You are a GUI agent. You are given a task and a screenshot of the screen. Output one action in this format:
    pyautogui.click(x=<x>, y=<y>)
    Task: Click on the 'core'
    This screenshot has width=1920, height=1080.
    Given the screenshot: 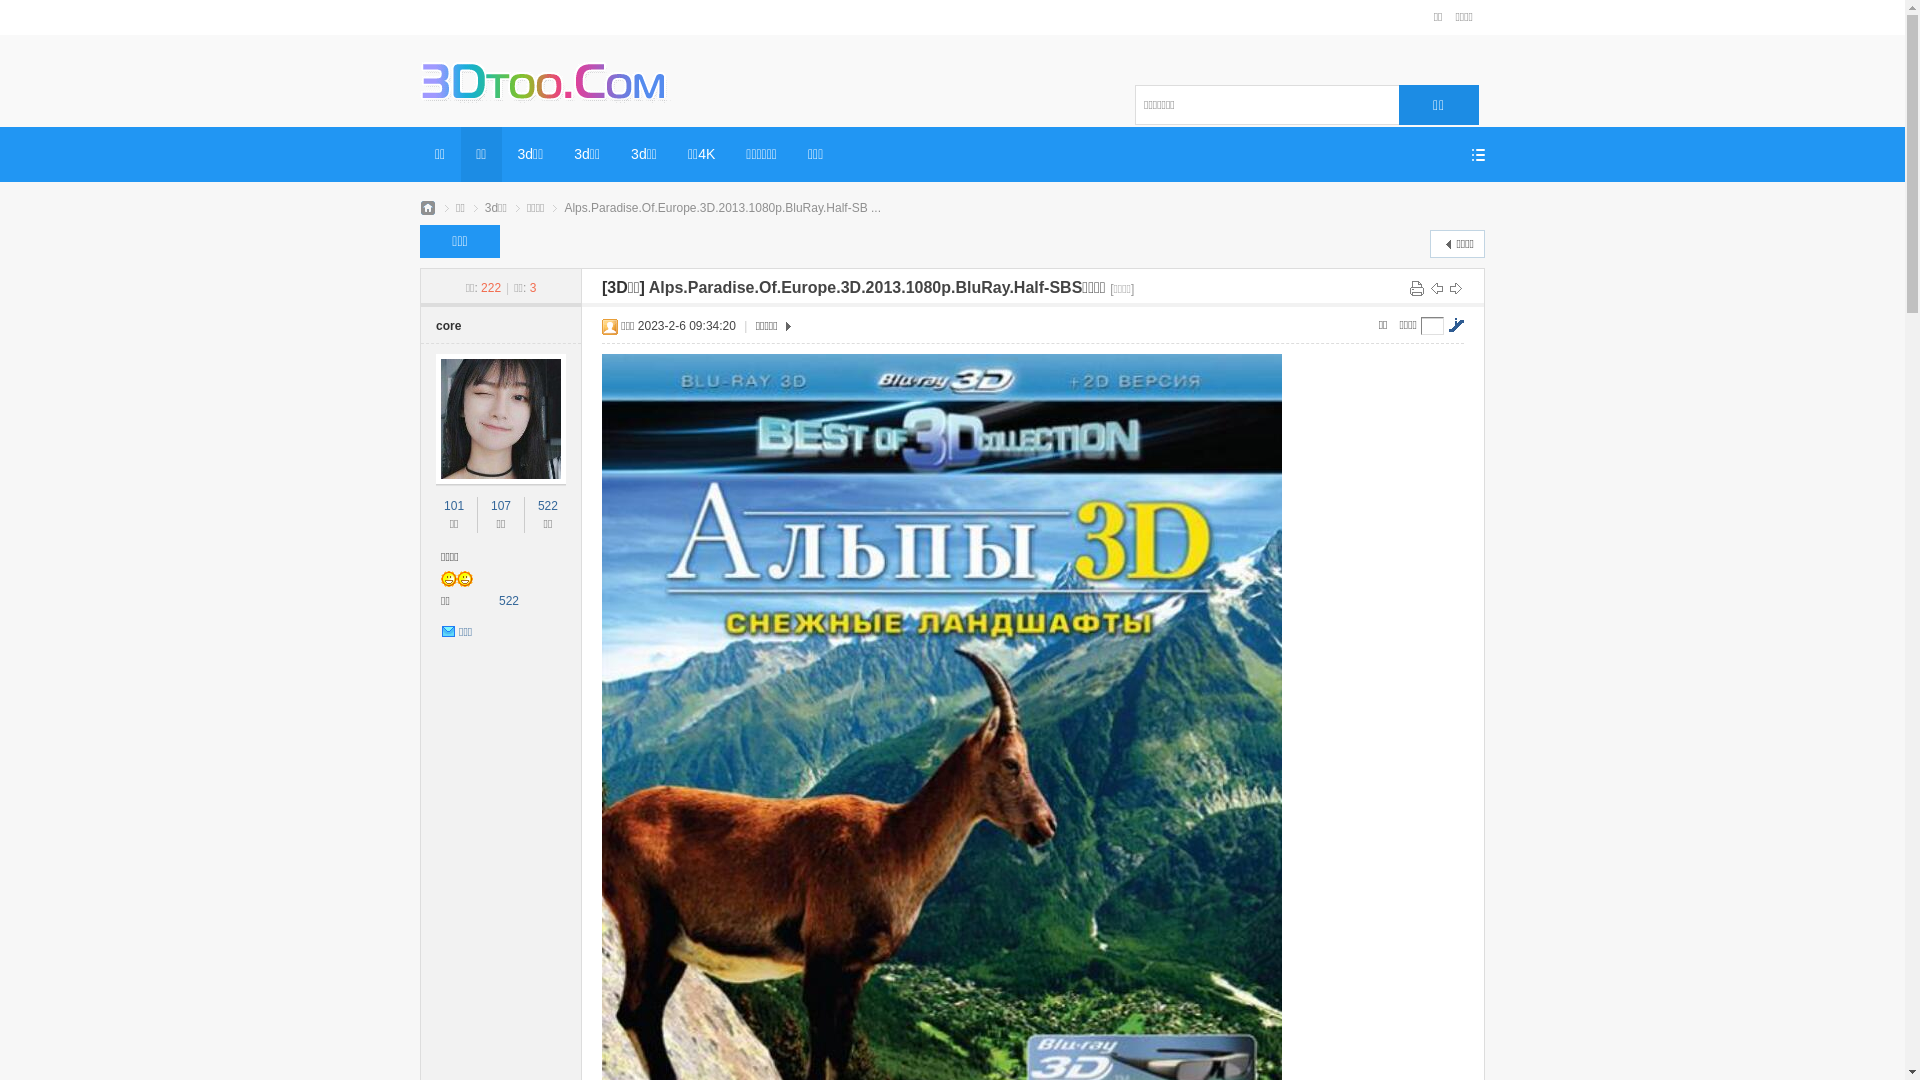 What is the action you would take?
    pyautogui.click(x=435, y=325)
    